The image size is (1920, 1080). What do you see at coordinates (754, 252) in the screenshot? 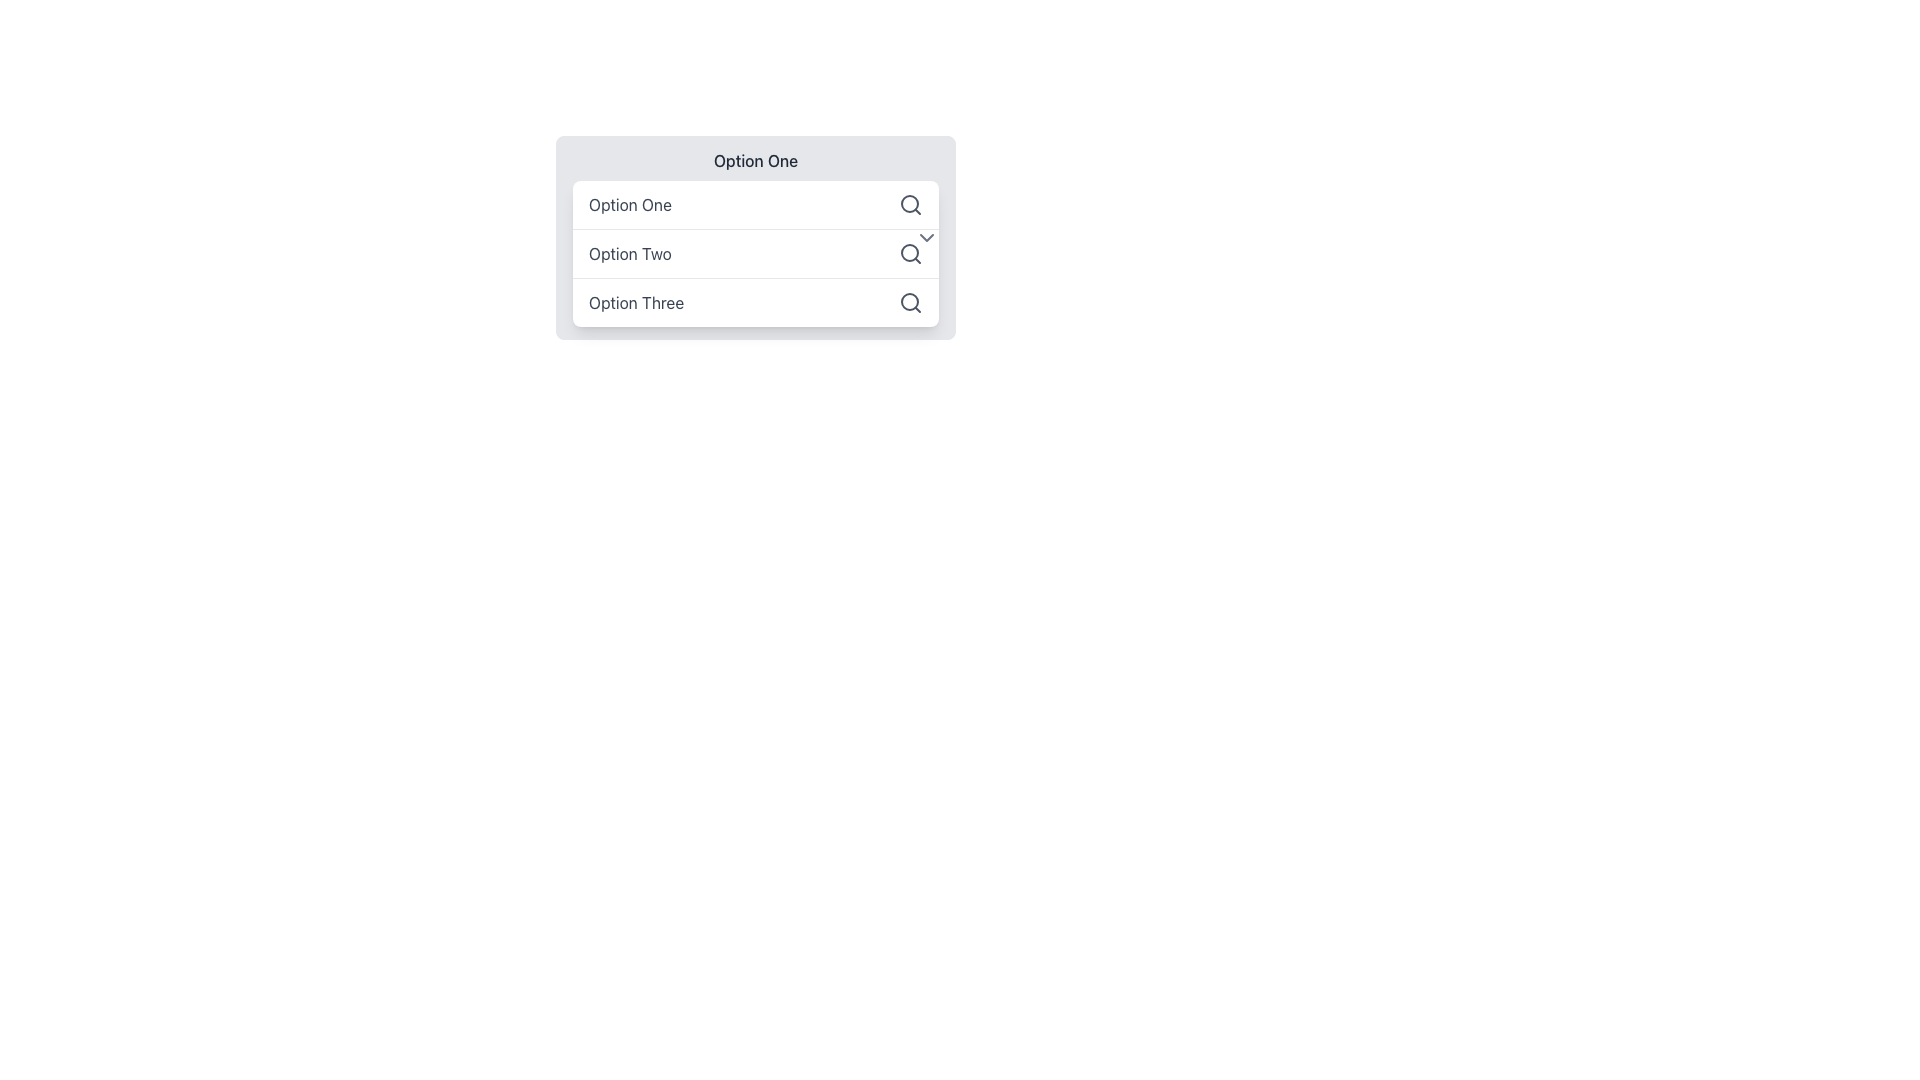
I see `the second item in the dropdown list labeled 'Option Two'` at bounding box center [754, 252].